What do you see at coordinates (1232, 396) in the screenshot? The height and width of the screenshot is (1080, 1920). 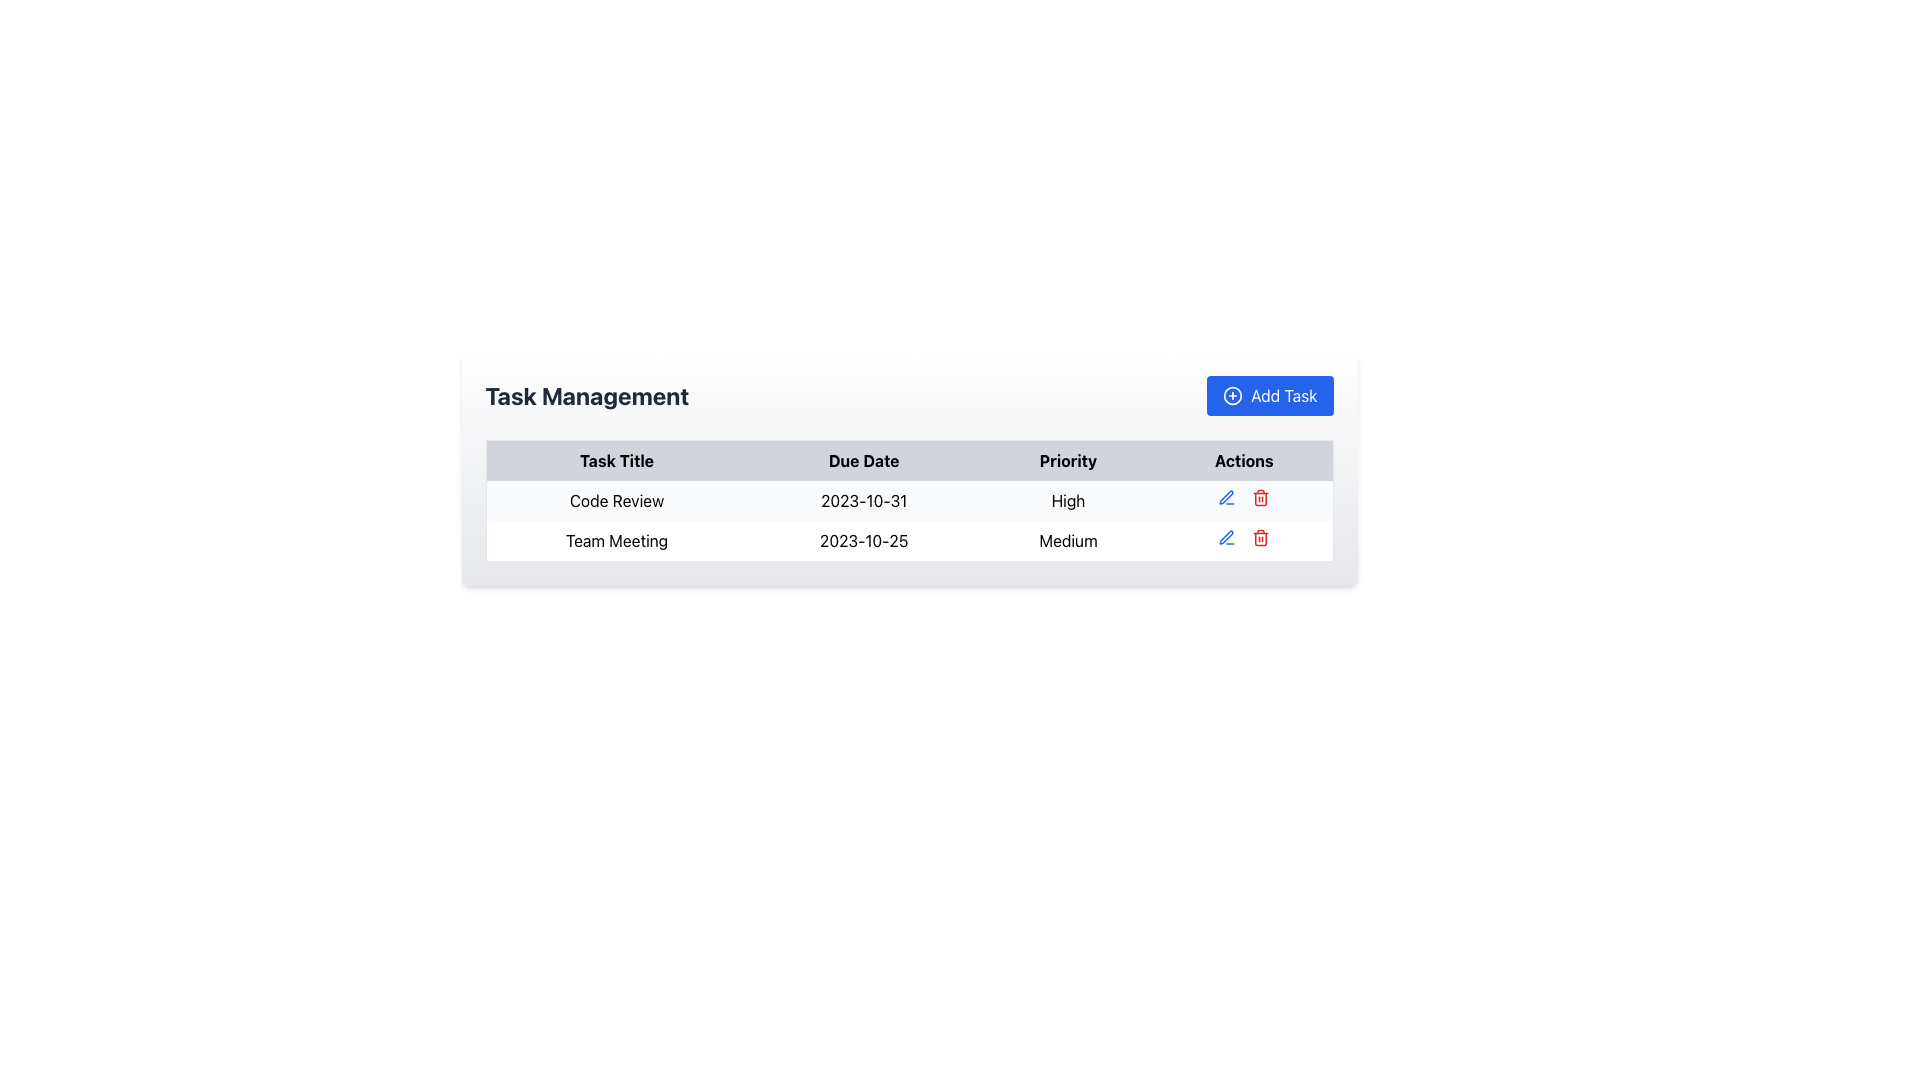 I see `the circular icon with a plus symbol in its center, which is part of the 'Add Task' button located in the top-right corner of the interface` at bounding box center [1232, 396].